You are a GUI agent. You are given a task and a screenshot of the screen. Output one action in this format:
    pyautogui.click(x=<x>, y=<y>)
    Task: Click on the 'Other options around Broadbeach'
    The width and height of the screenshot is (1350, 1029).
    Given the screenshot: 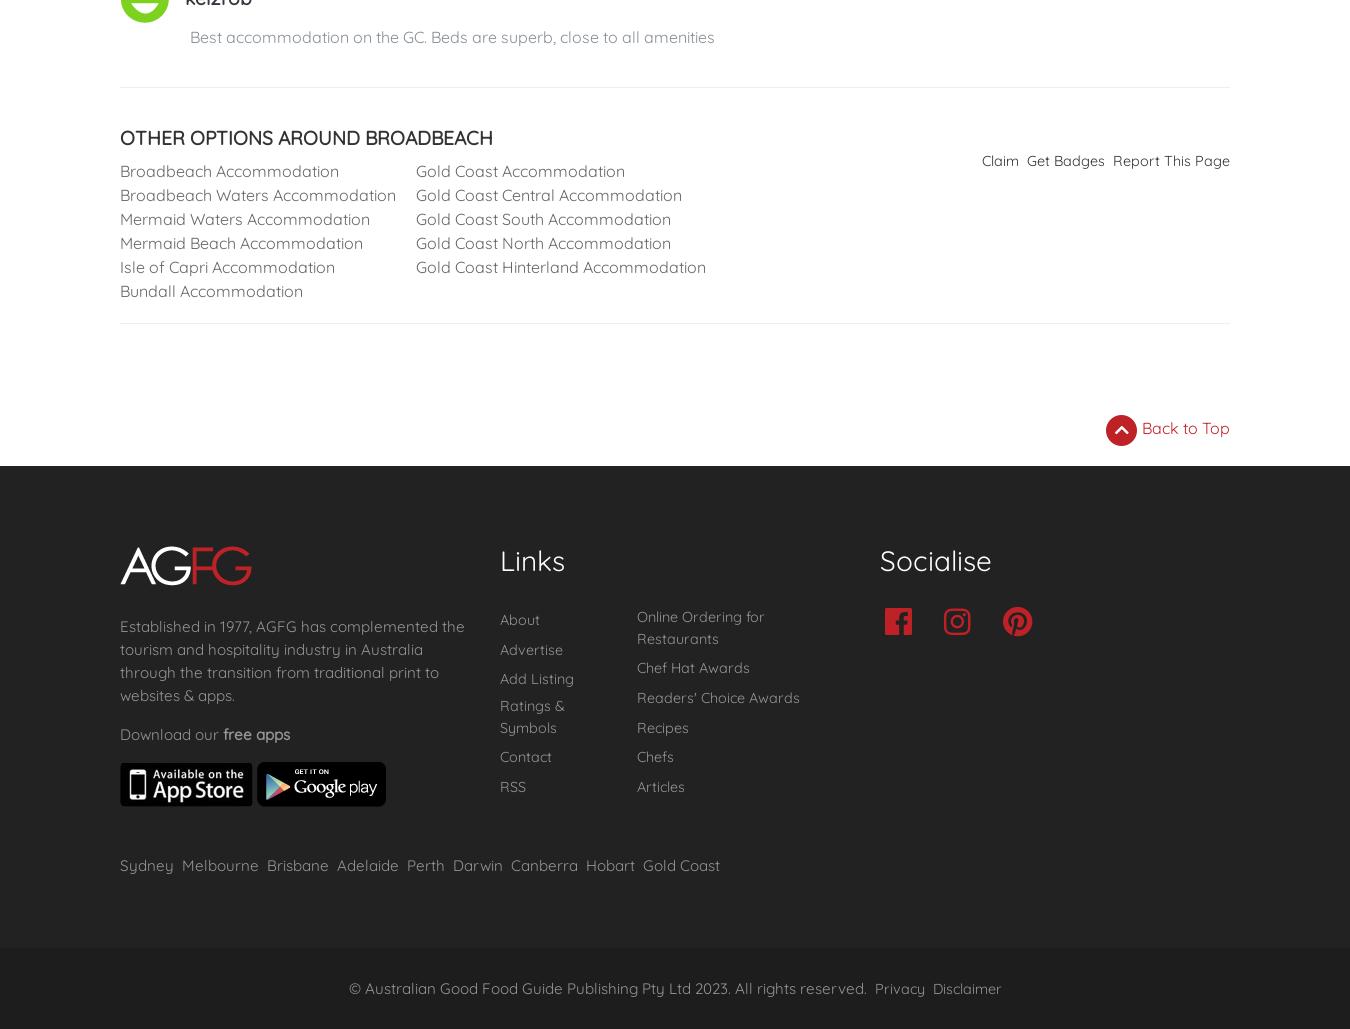 What is the action you would take?
    pyautogui.click(x=305, y=136)
    